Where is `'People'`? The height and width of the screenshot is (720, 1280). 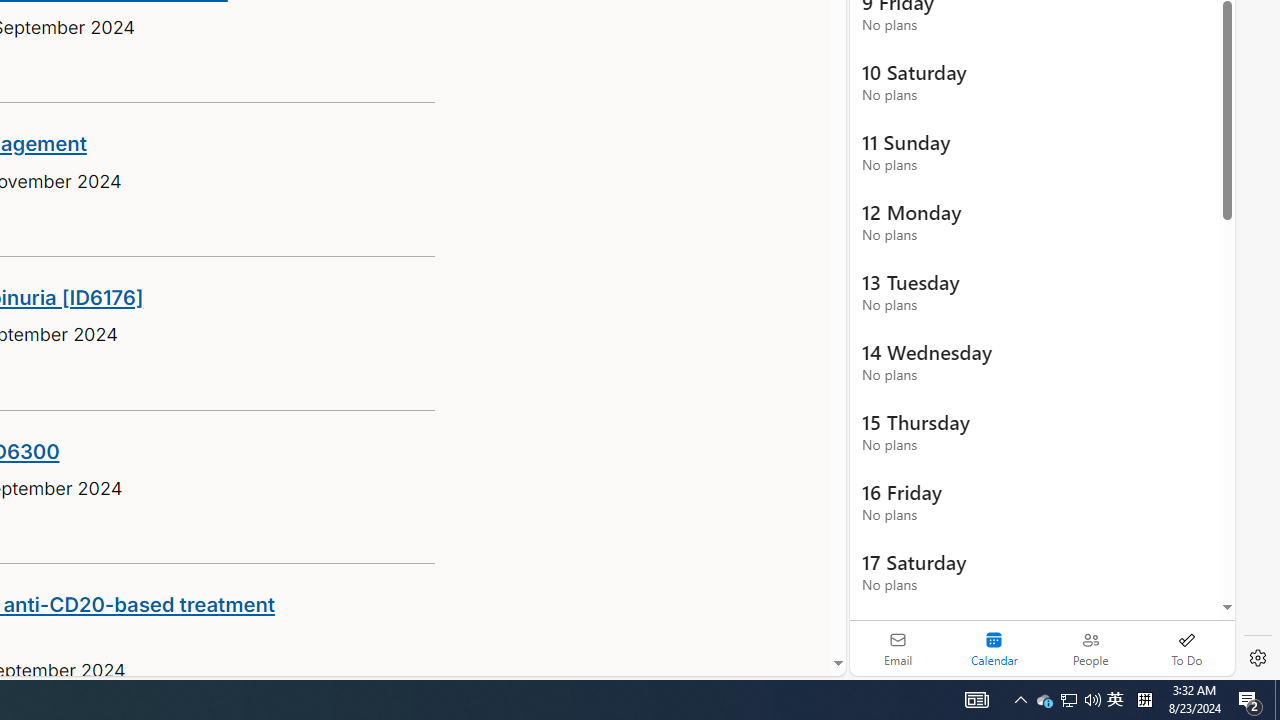
'People' is located at coordinates (1089, 648).